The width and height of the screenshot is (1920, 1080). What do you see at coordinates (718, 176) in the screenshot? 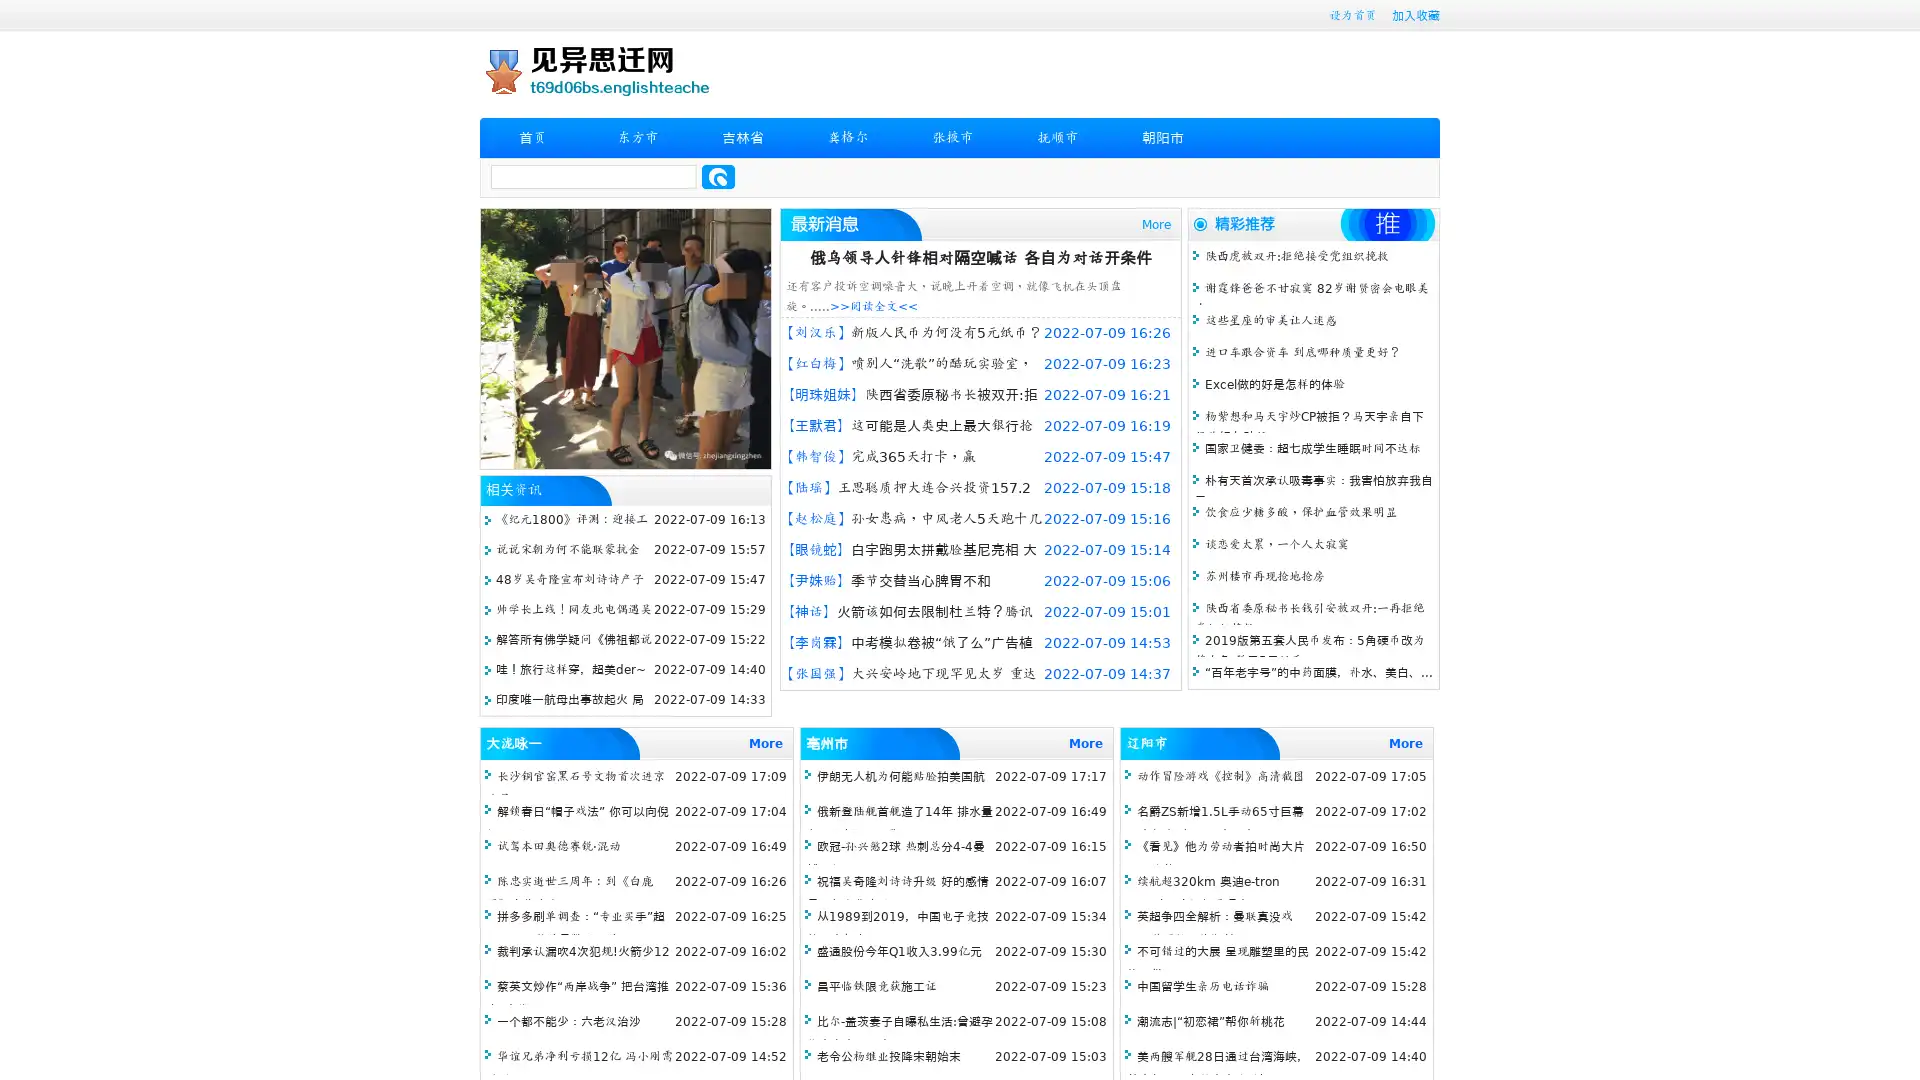
I see `Search` at bounding box center [718, 176].